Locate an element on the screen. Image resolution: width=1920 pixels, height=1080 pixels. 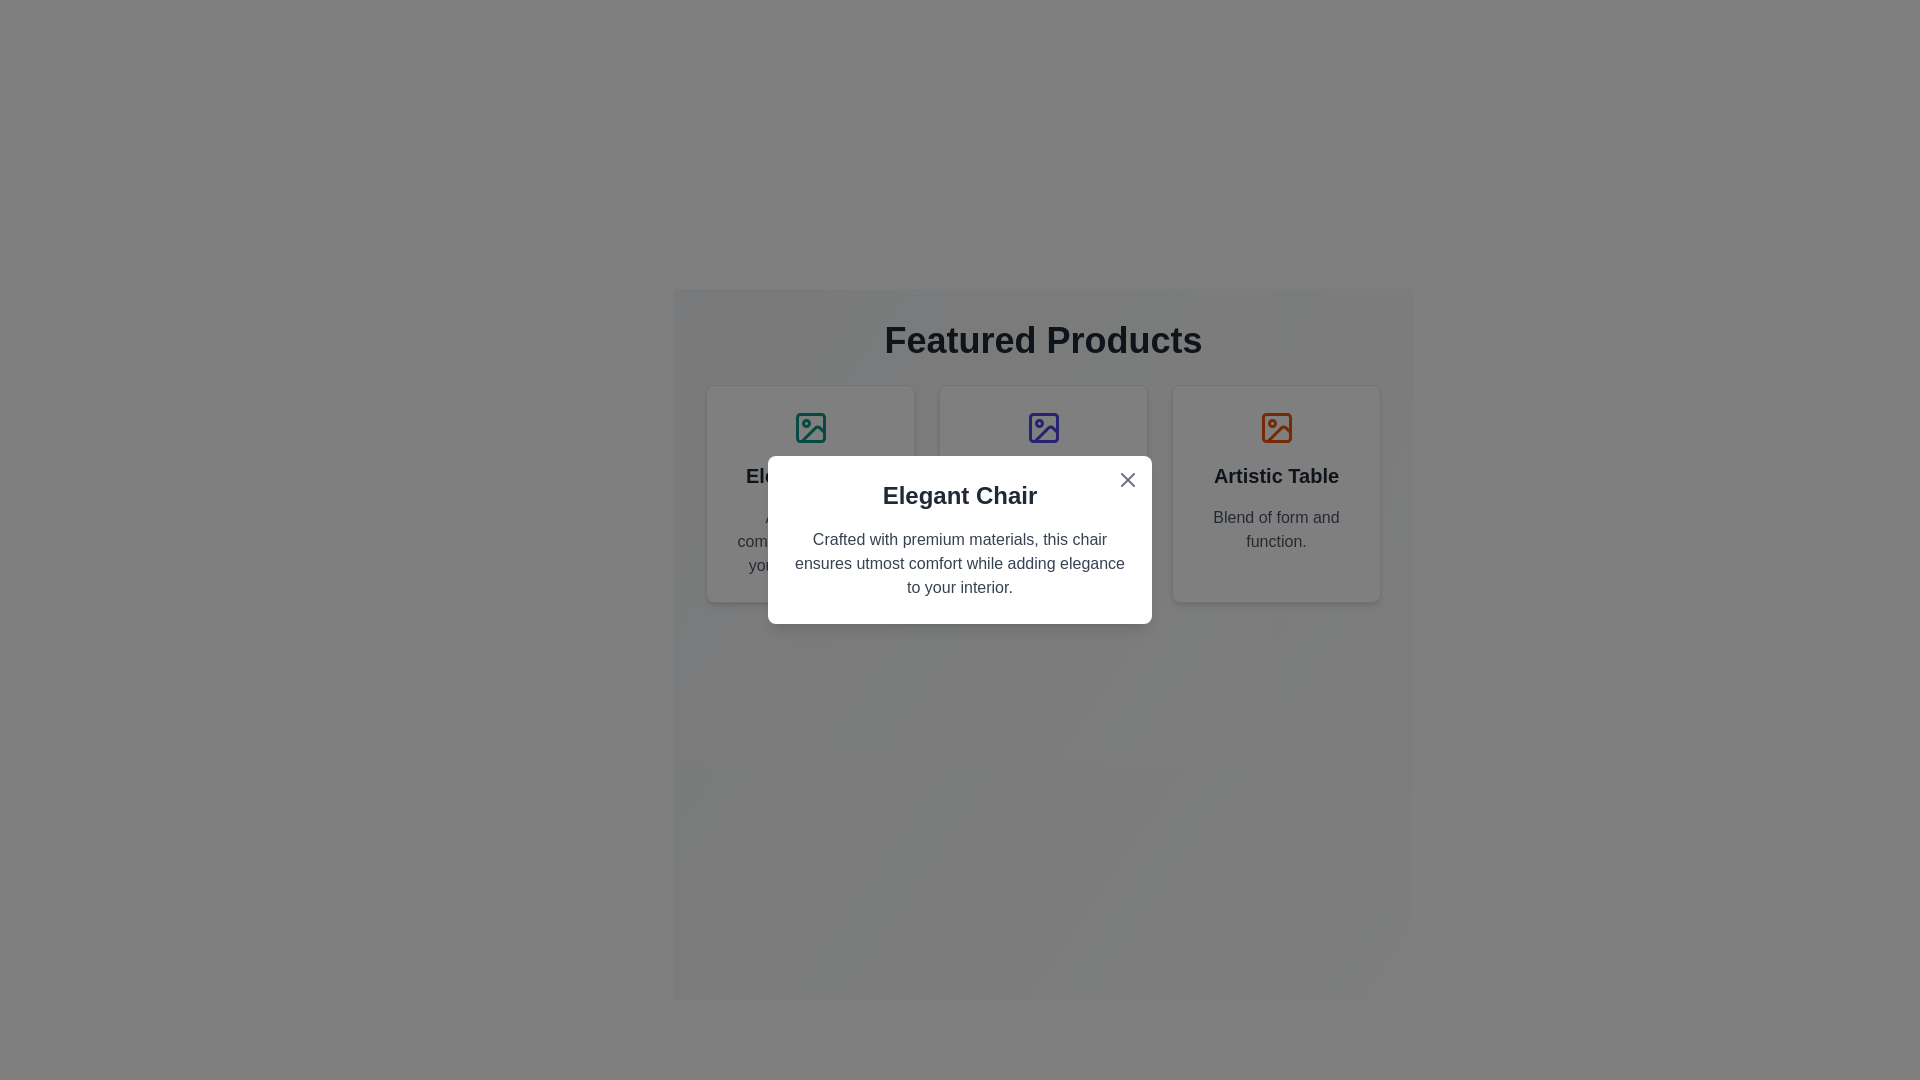
the Informational Modal titled 'Elegant Chair' which has a white background and rounded corners is located at coordinates (960, 540).